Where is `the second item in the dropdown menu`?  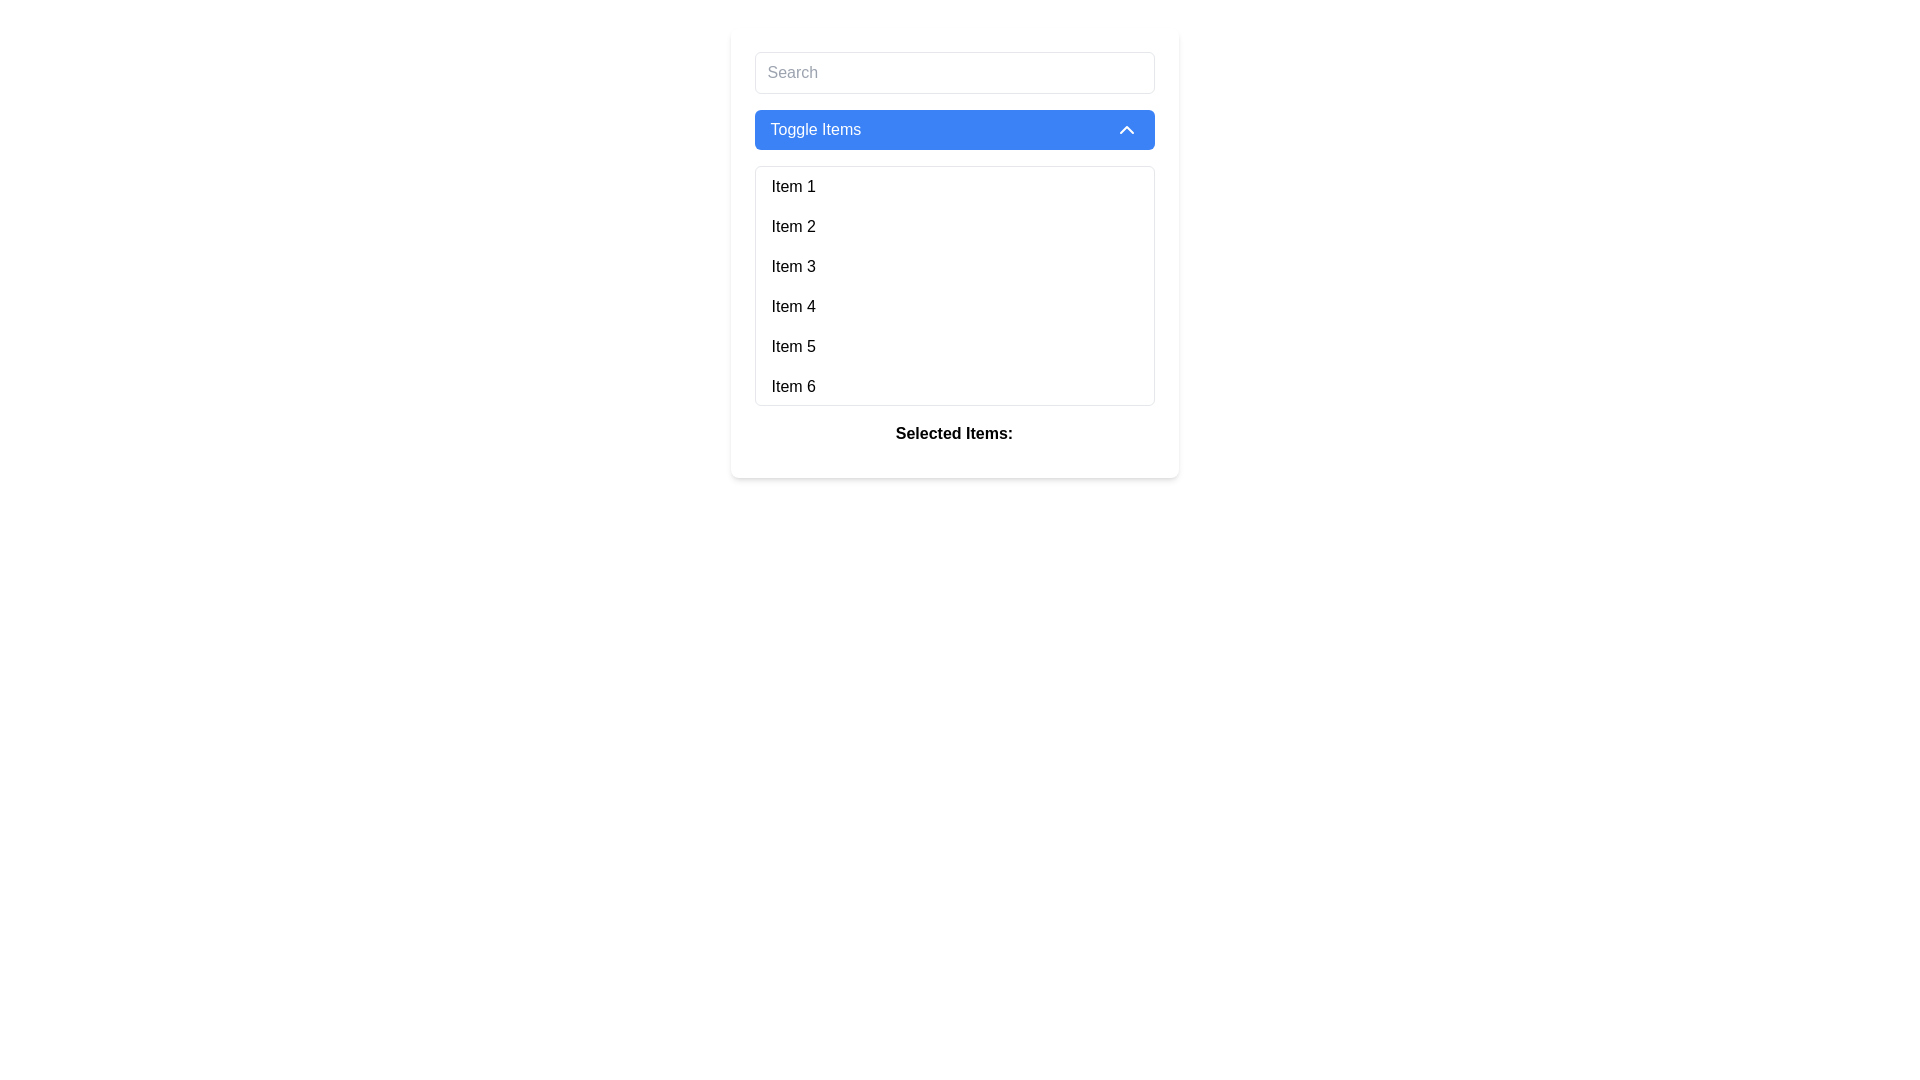
the second item in the dropdown menu is located at coordinates (953, 226).